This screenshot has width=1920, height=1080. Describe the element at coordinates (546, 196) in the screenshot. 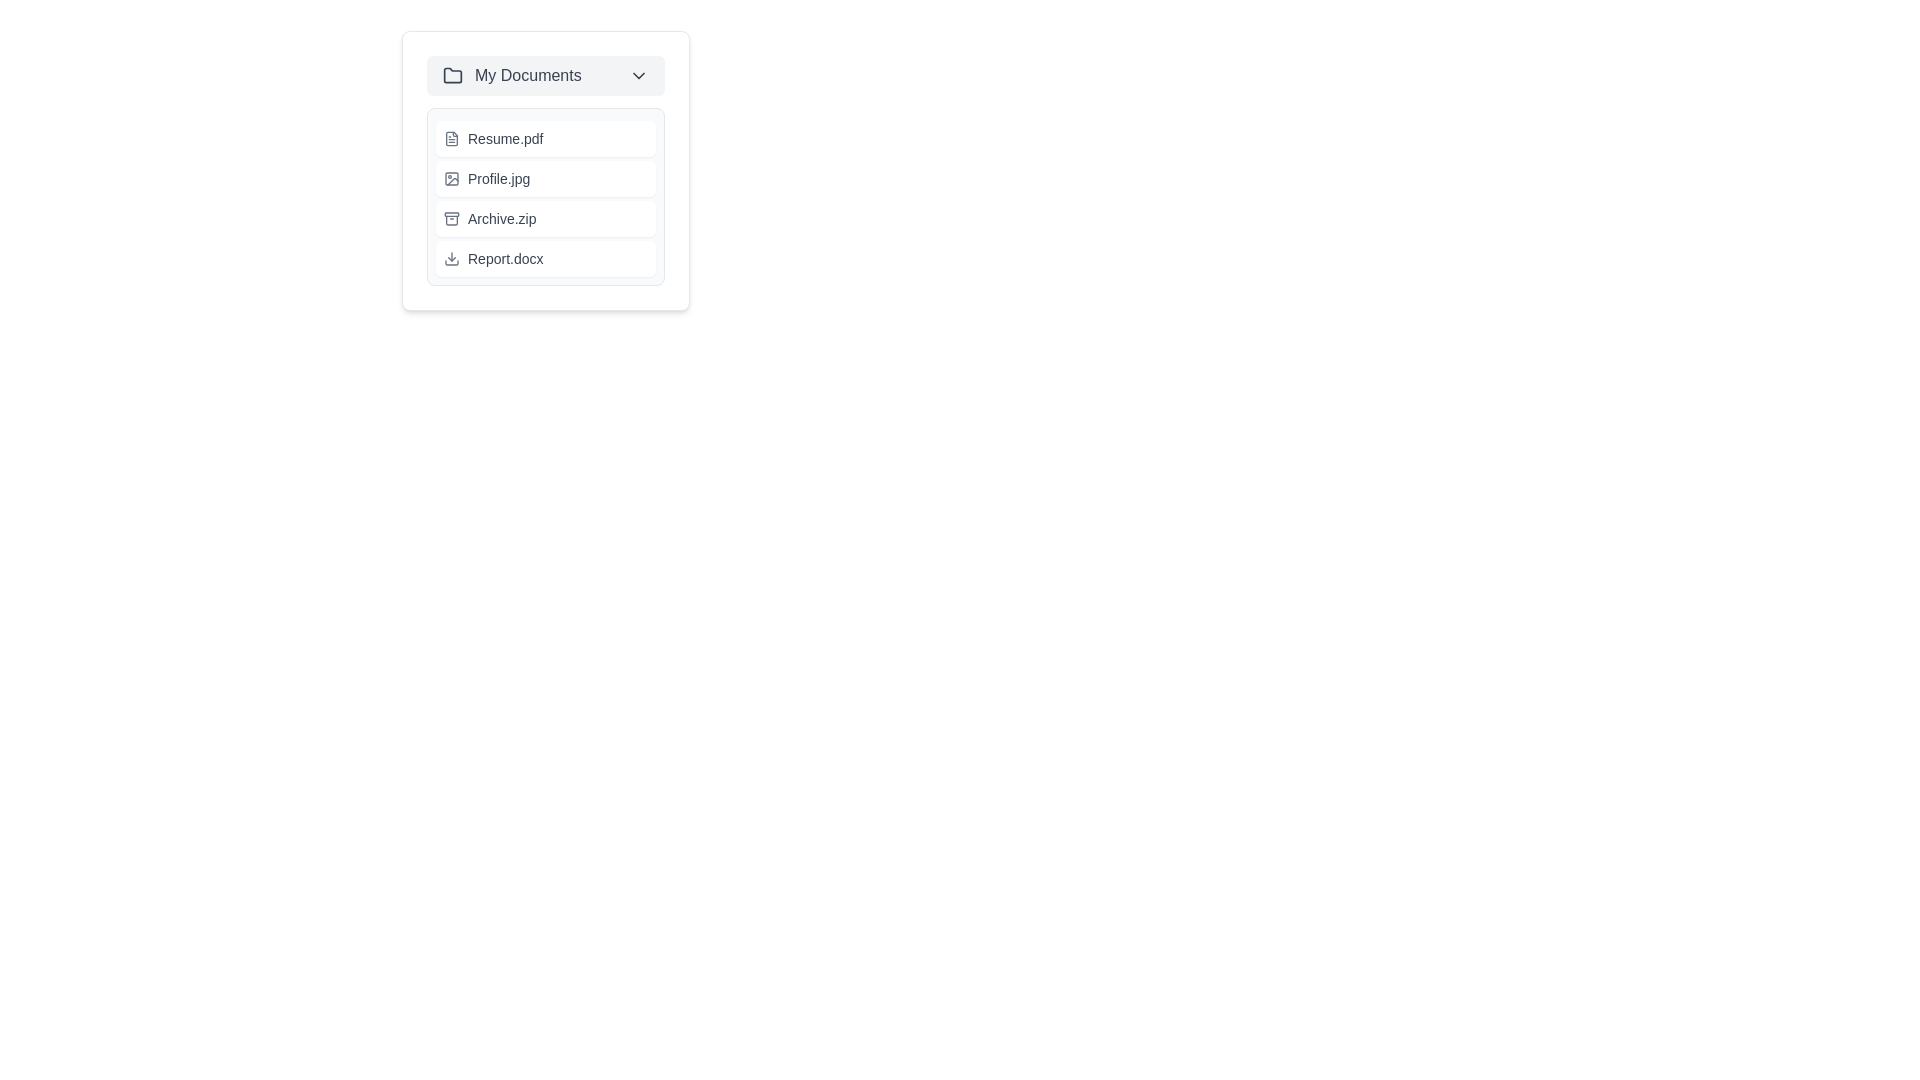

I see `the second entry` at that location.